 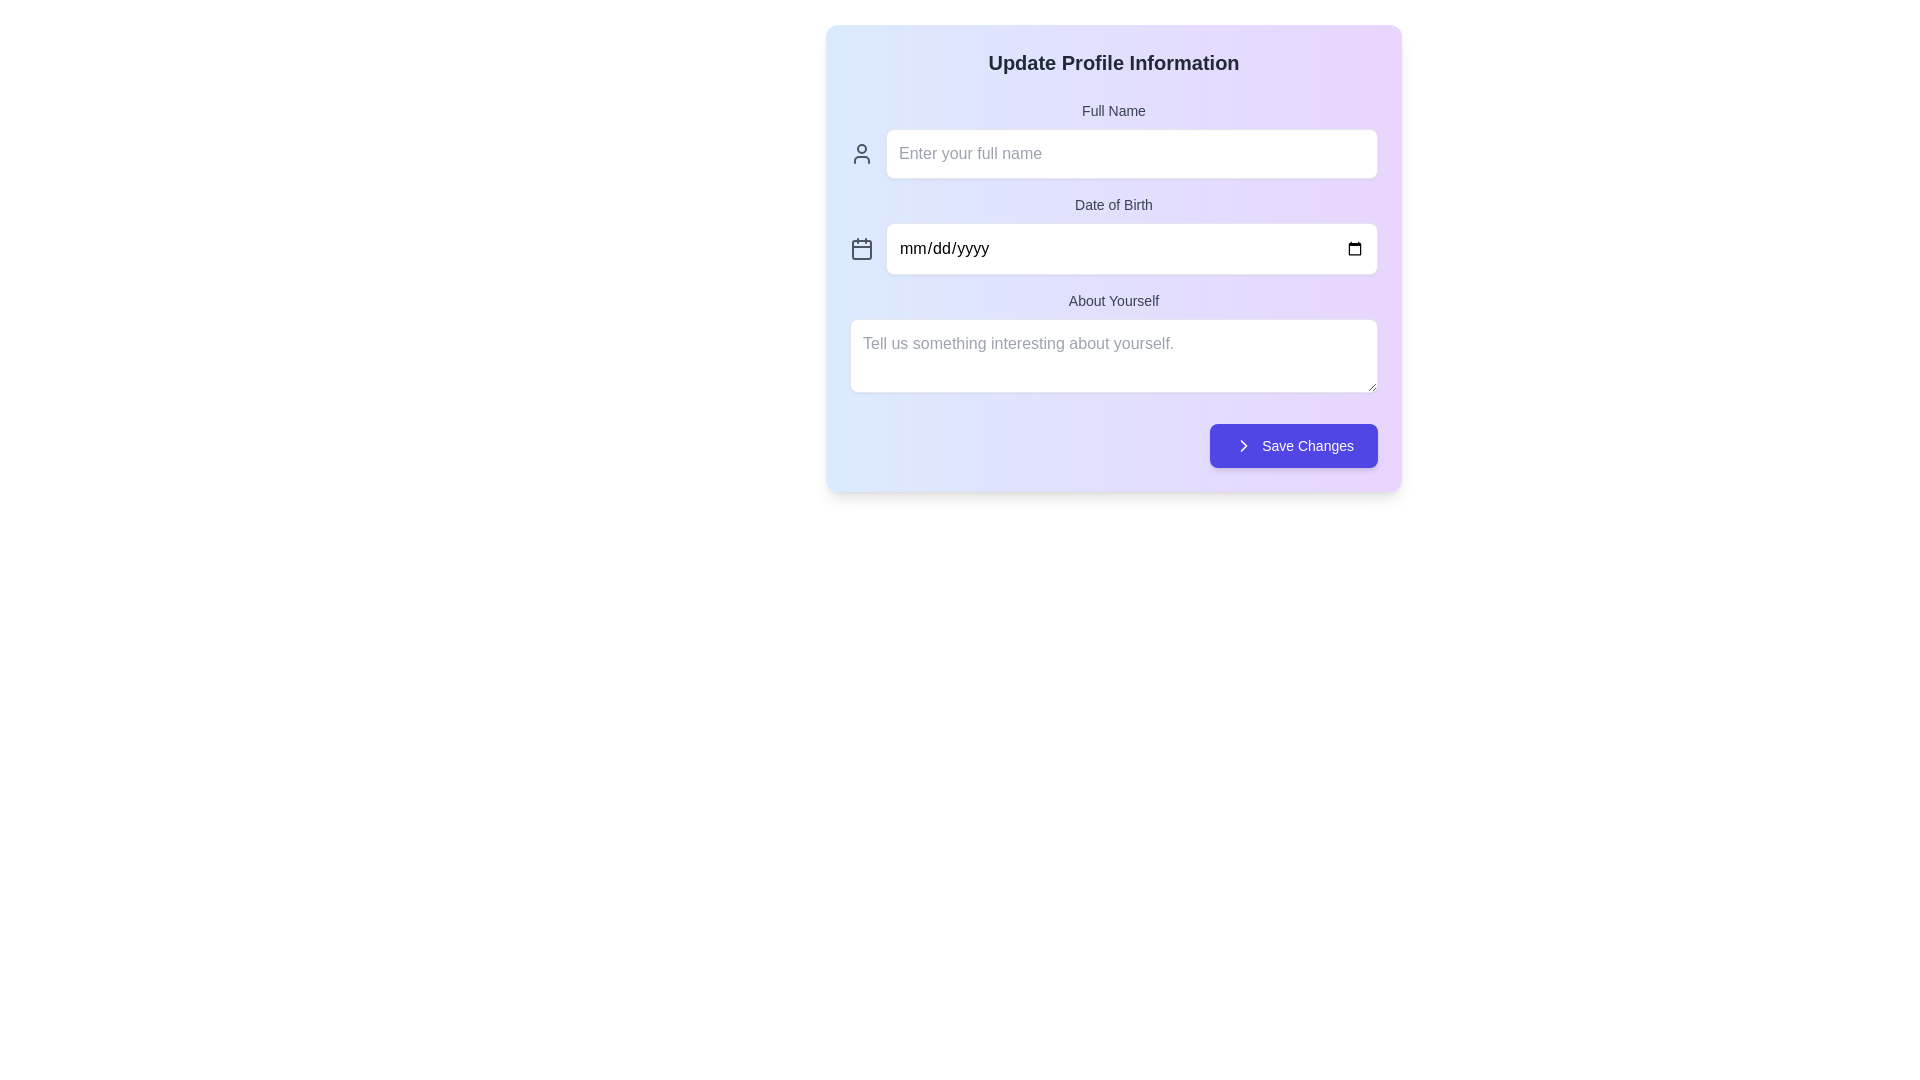 I want to click on to select partial text in the text input field for entering the full name, which has a light border and a user silhouette icon, so click(x=1112, y=153).